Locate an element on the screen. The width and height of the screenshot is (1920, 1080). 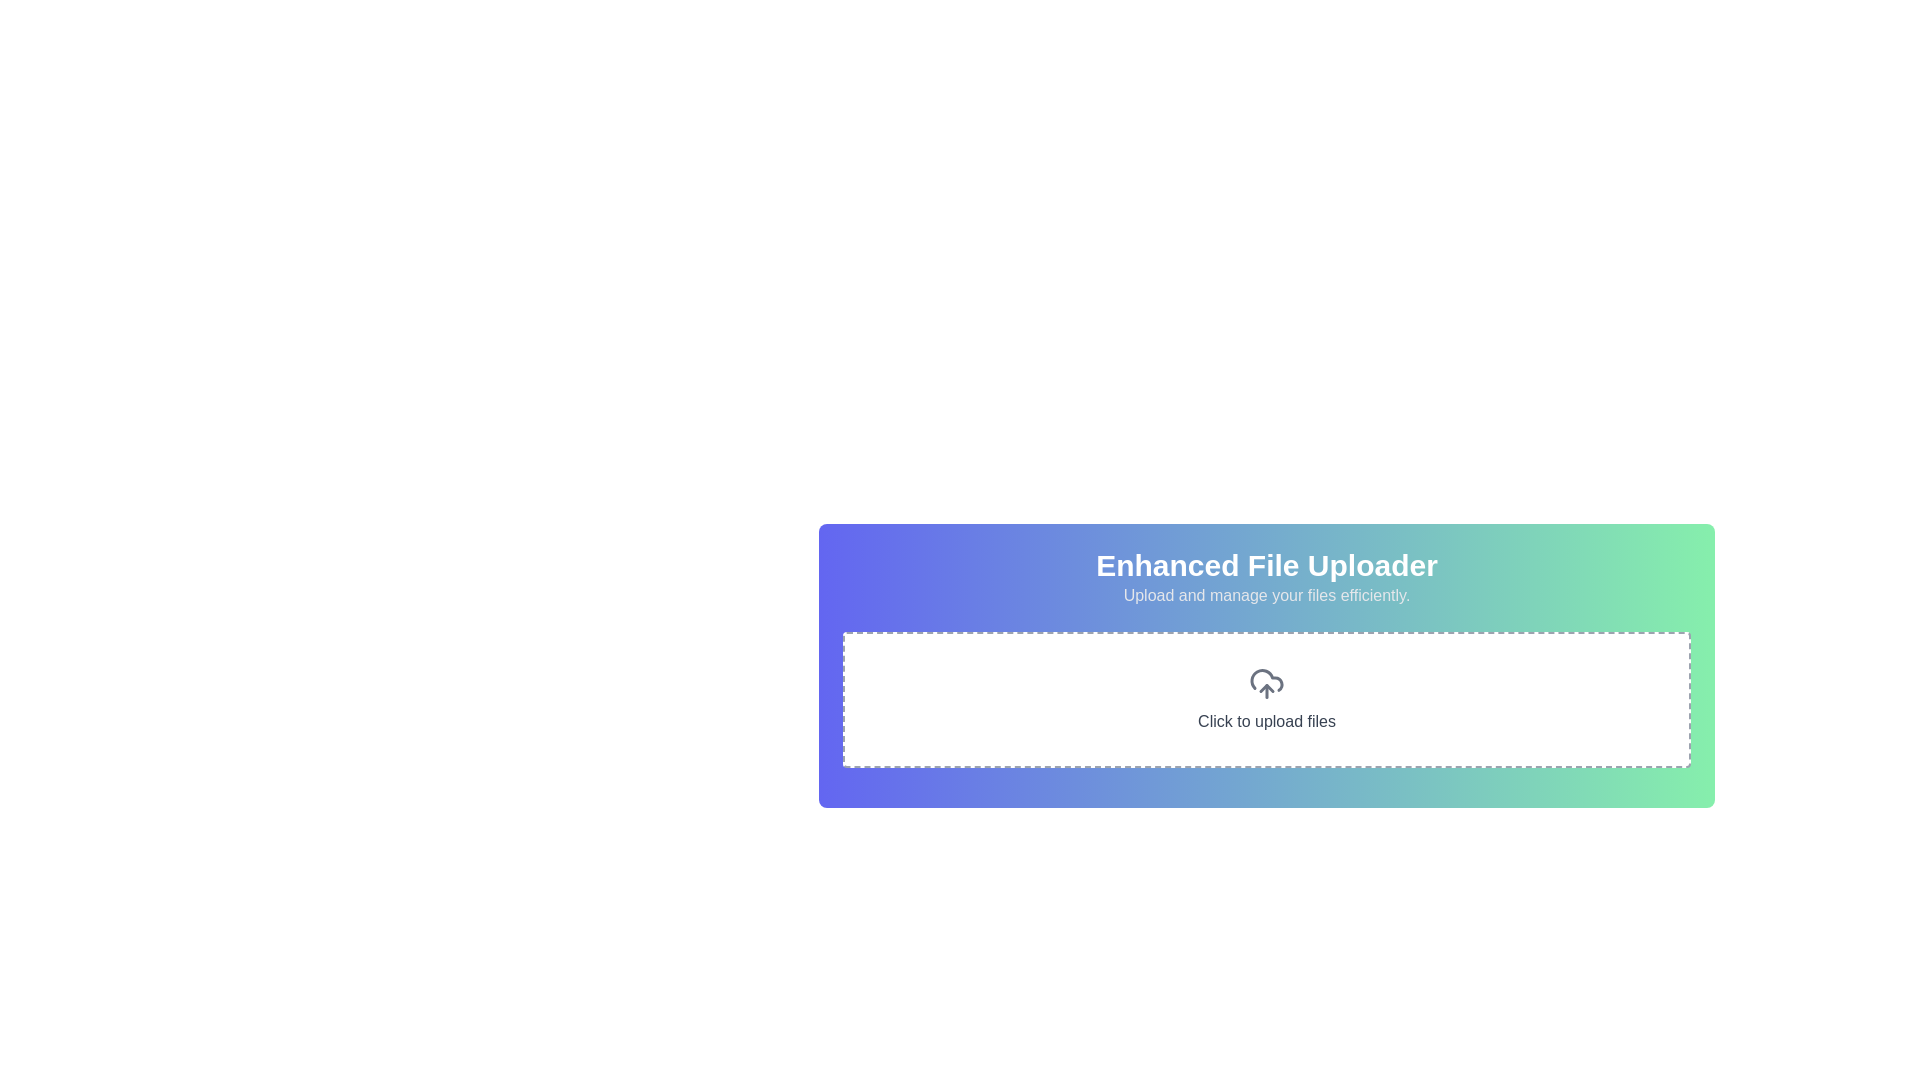
the heading 'Enhanced File Uploader' of the File uploader interface is located at coordinates (1266, 707).